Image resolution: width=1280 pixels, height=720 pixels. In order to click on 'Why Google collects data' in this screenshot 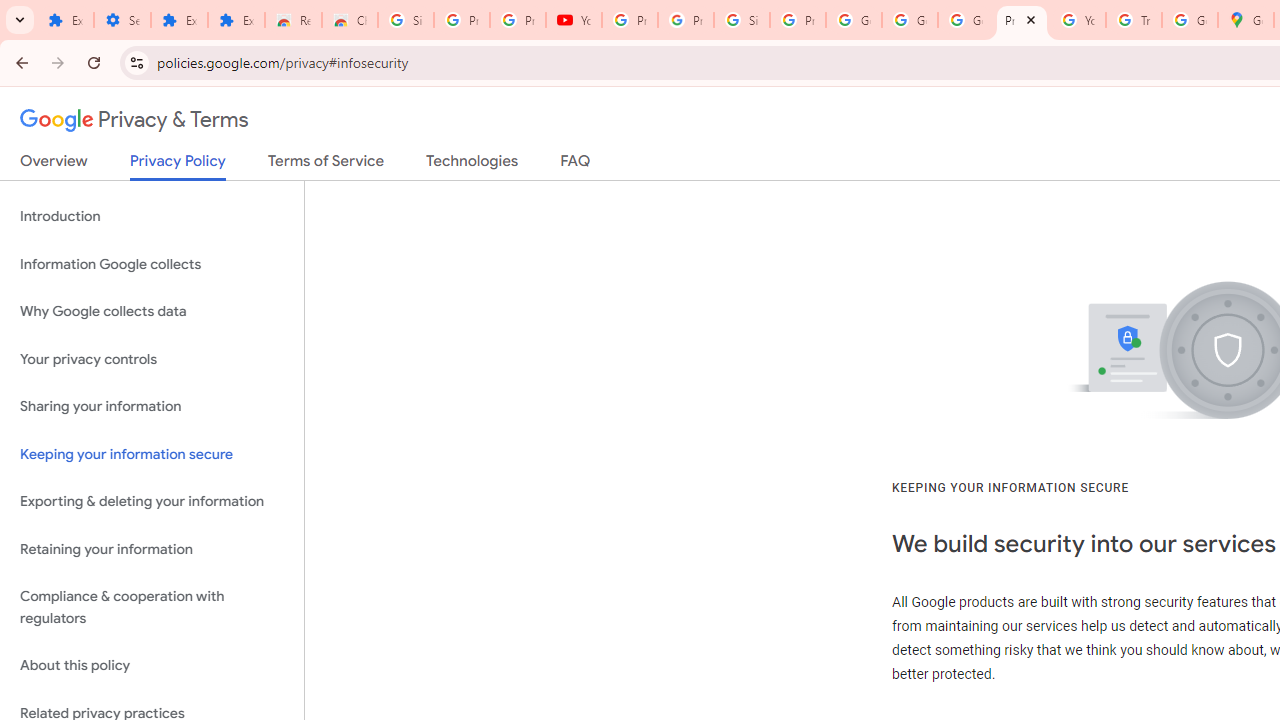, I will do `click(151, 312)`.